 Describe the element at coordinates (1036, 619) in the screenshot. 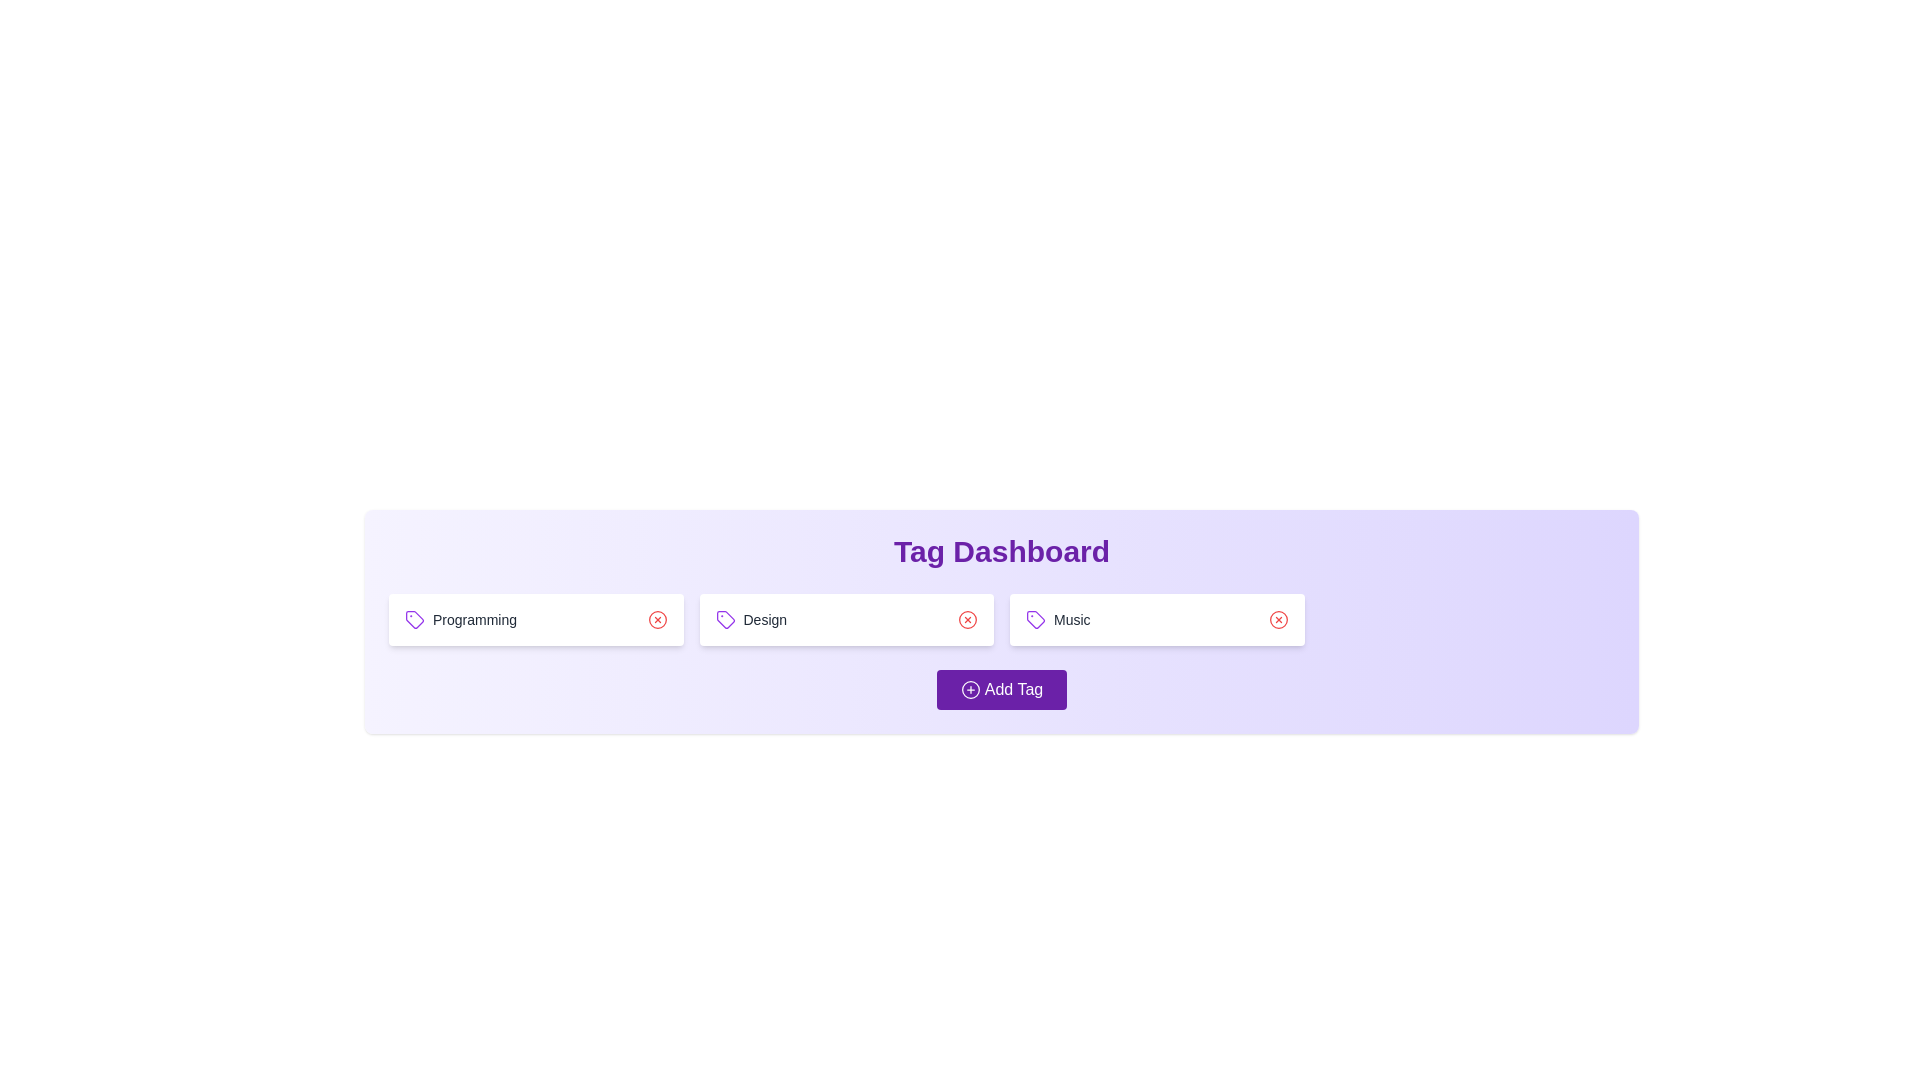

I see `the tag icon located in the 'Tag Dashboard' section, specifically positioned to the left of the text 'Design'` at that location.